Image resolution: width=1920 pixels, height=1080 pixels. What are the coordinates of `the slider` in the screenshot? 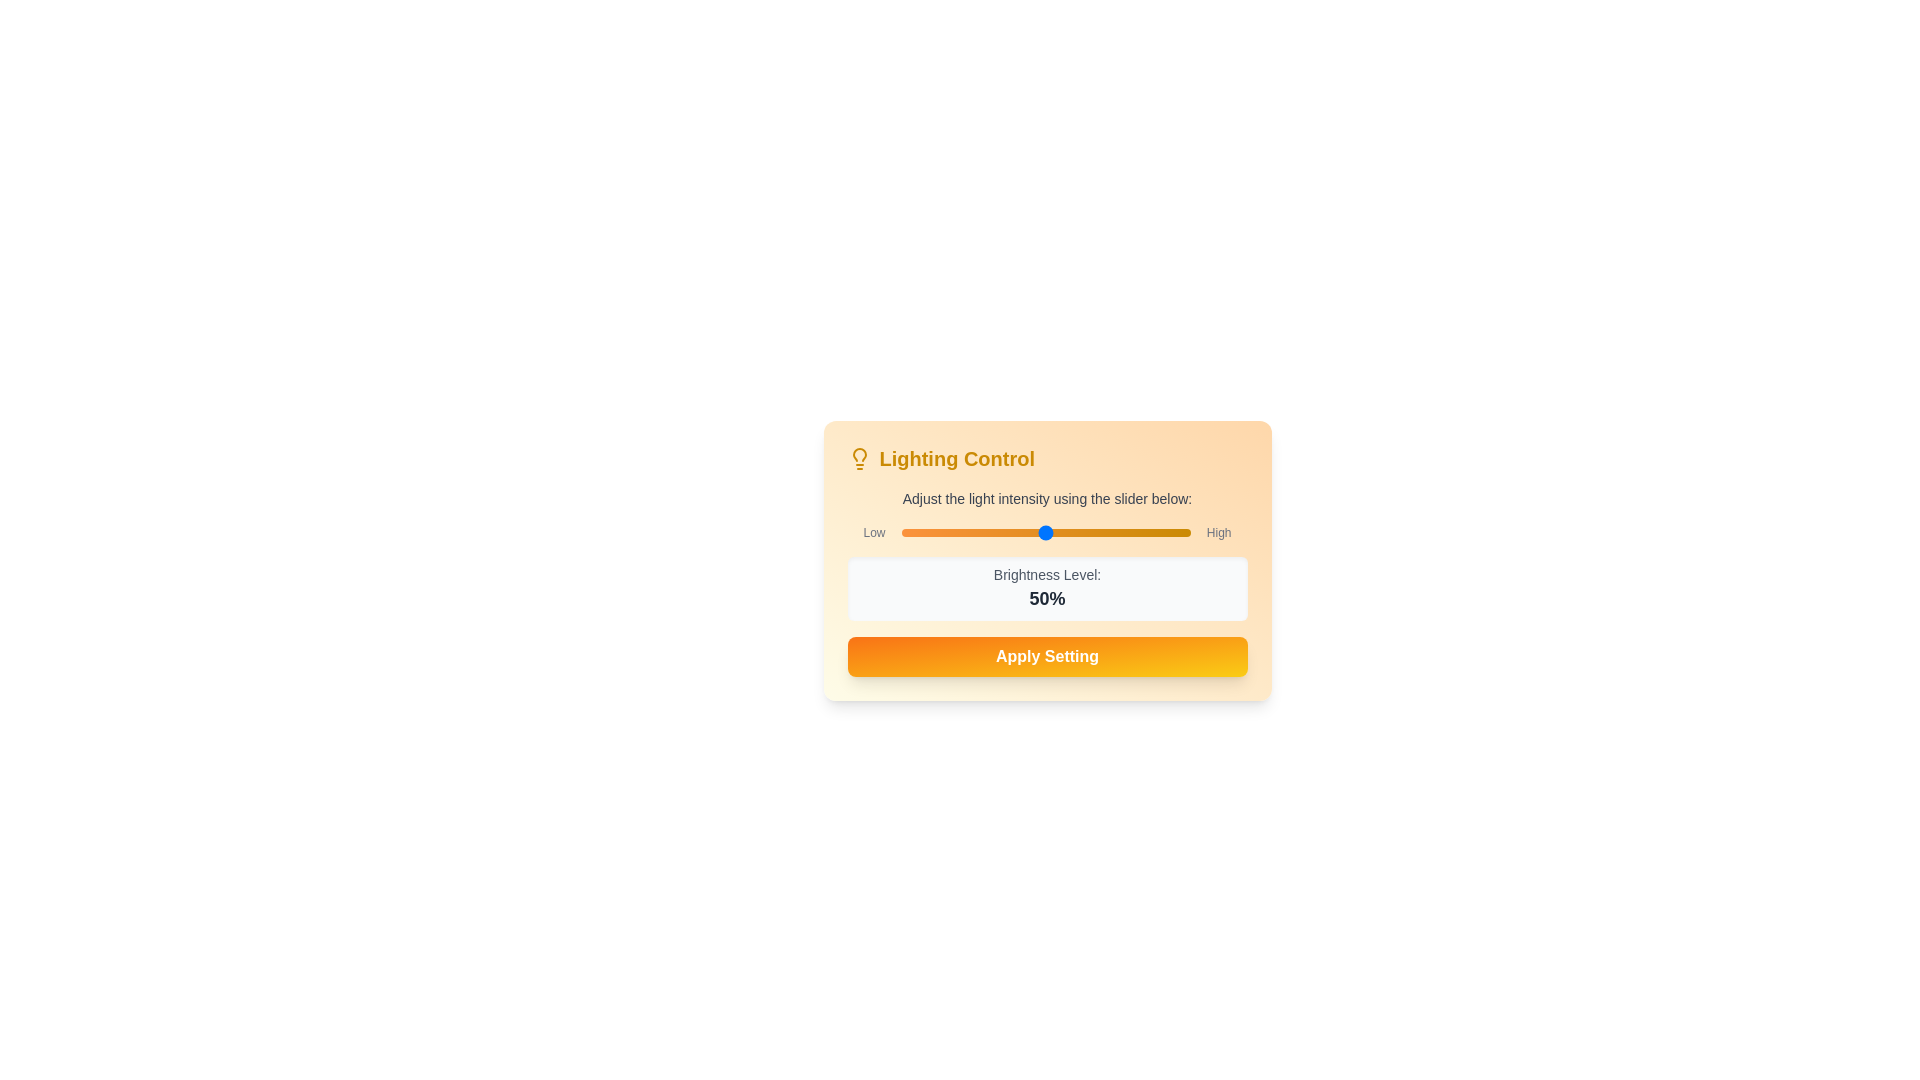 It's located at (1094, 531).